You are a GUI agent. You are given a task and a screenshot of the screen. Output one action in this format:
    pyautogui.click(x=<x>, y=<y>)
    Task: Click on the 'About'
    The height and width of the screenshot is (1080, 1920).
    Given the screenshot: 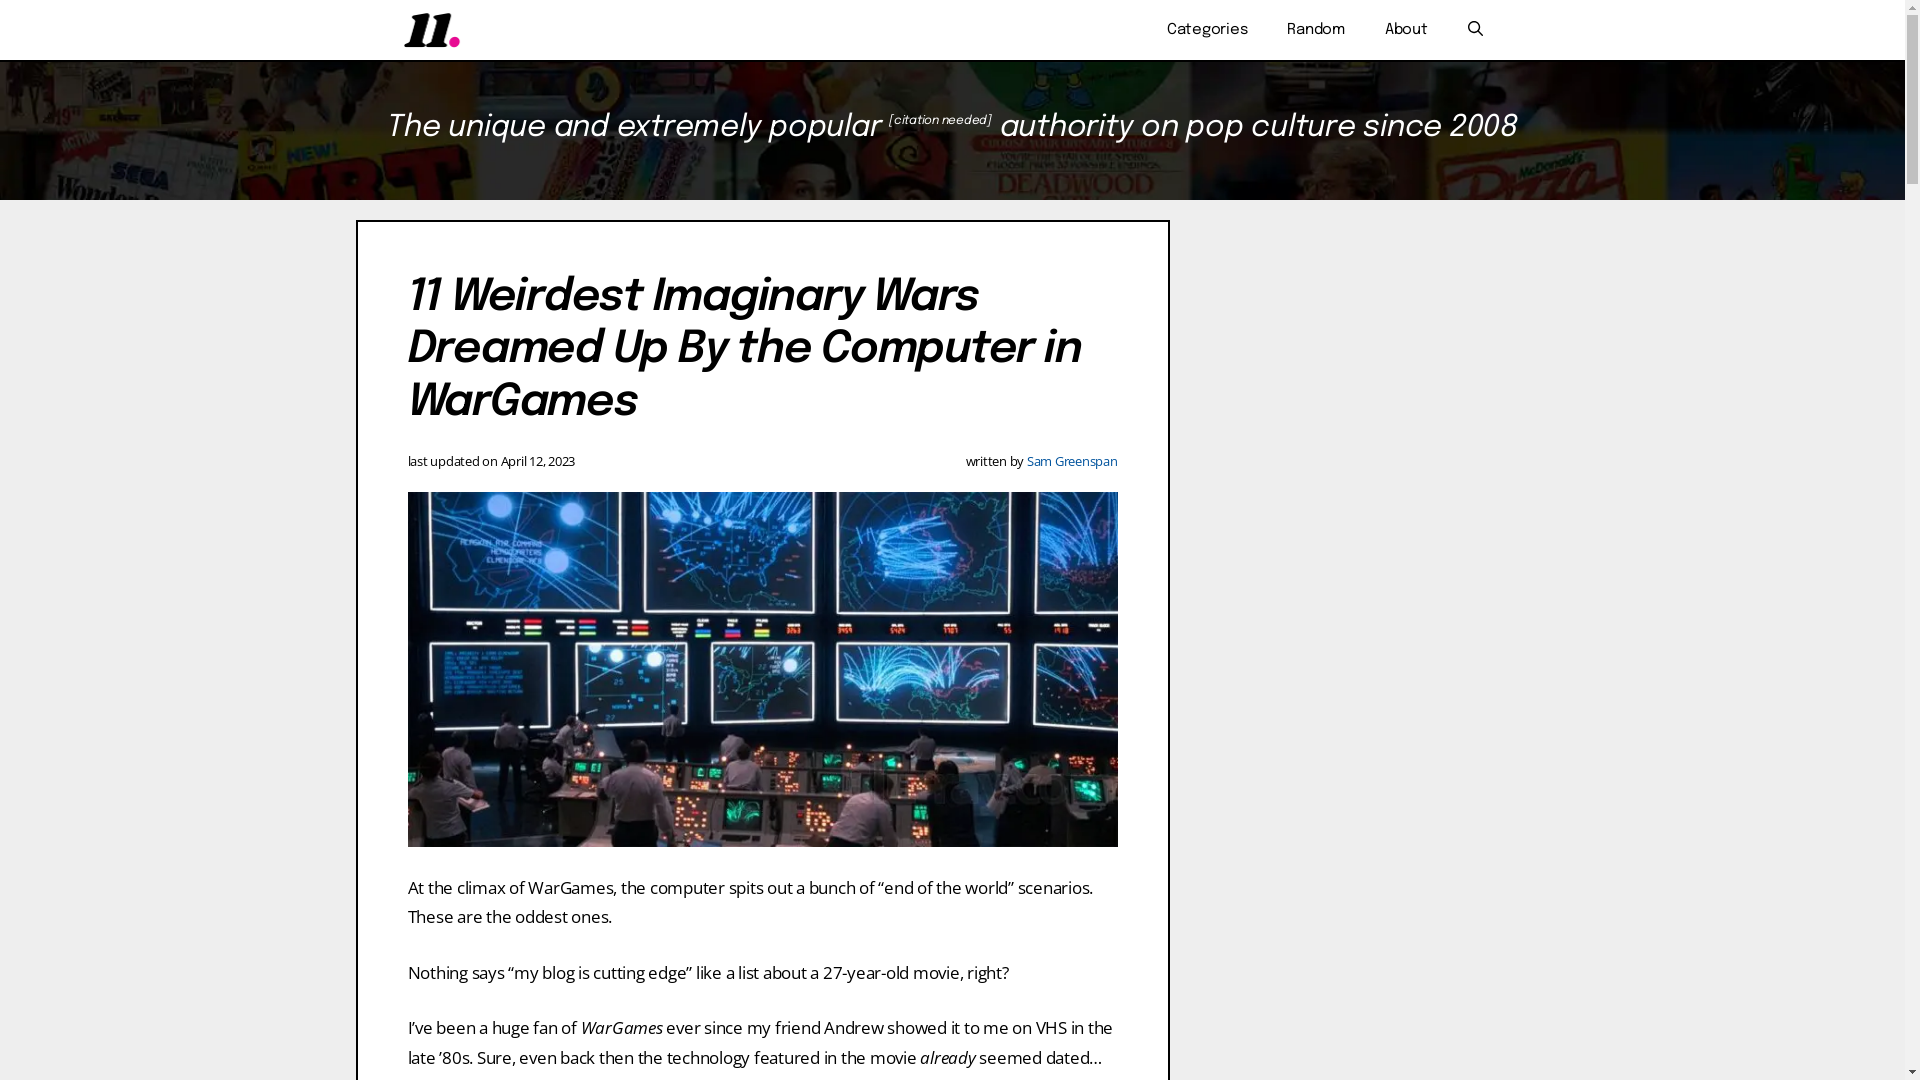 What is the action you would take?
    pyautogui.click(x=1405, y=30)
    